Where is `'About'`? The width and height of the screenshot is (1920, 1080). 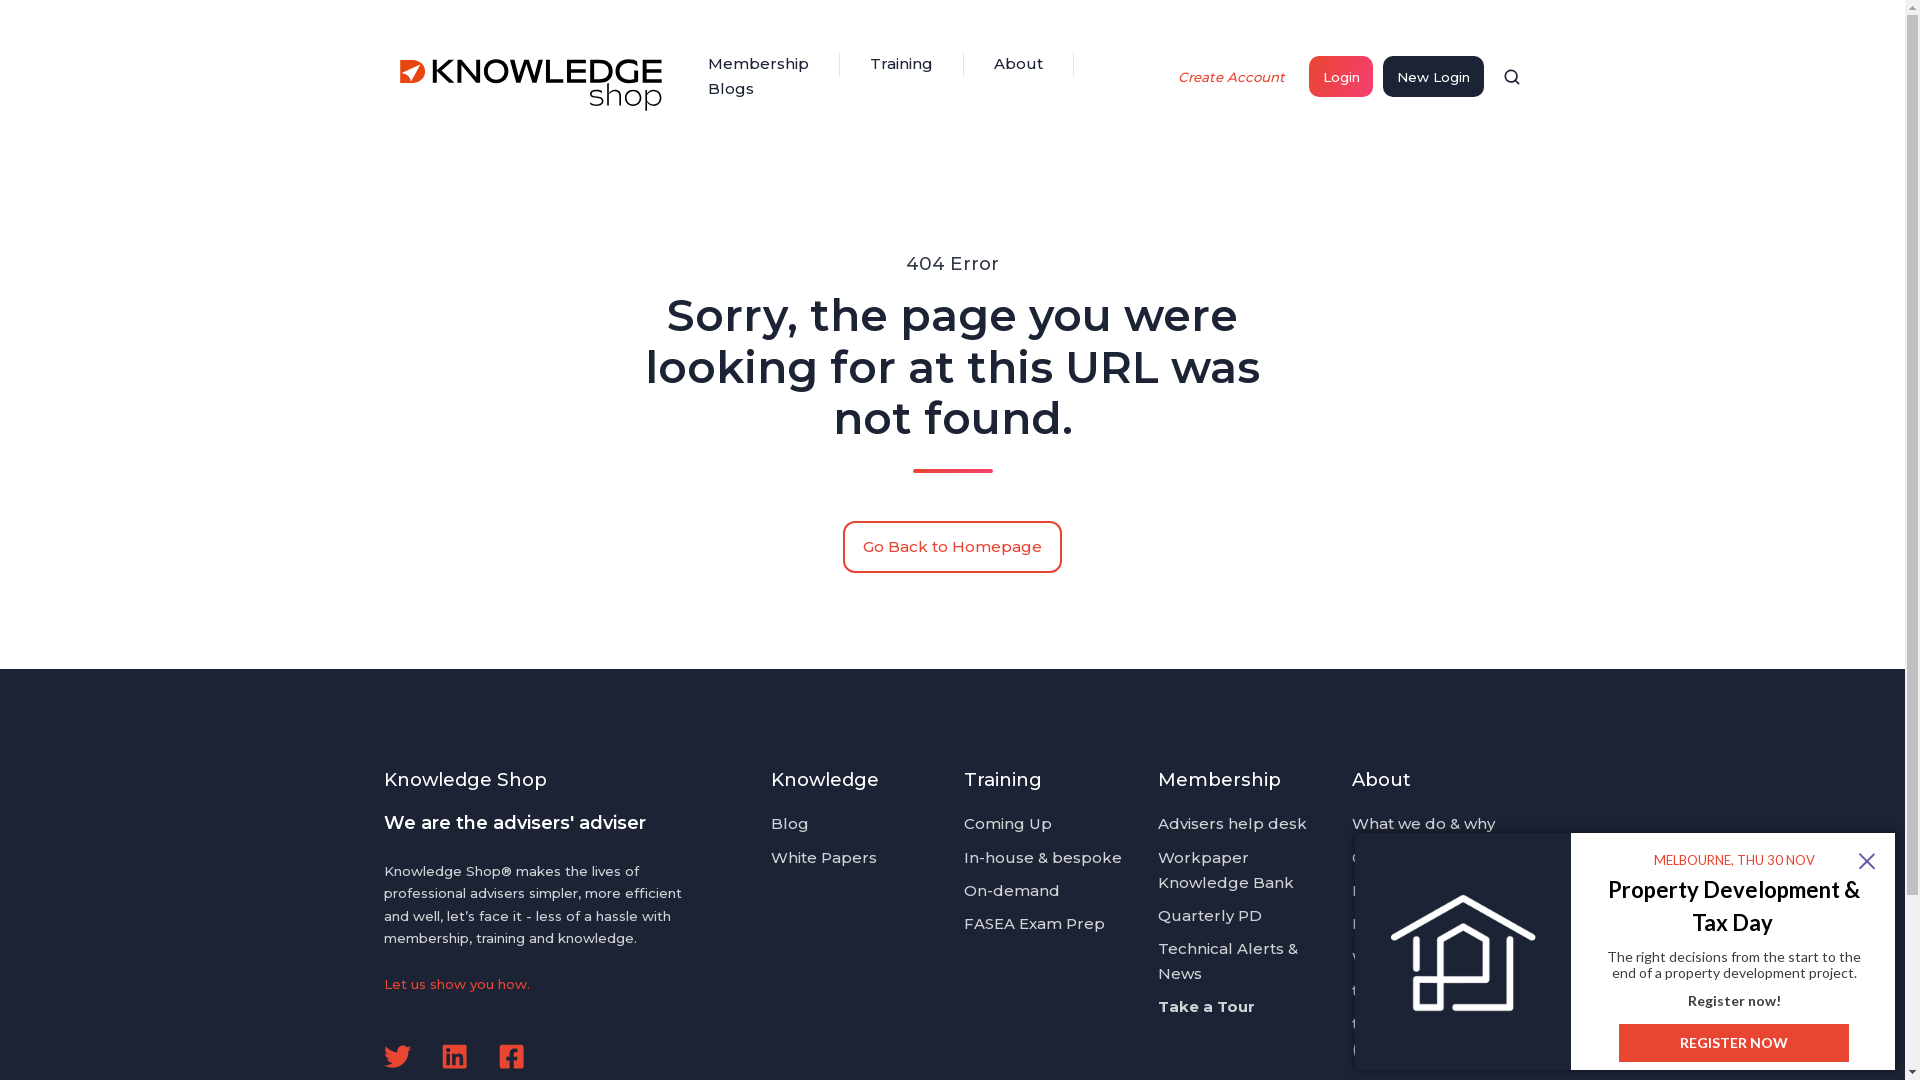
'About' is located at coordinates (1018, 63).